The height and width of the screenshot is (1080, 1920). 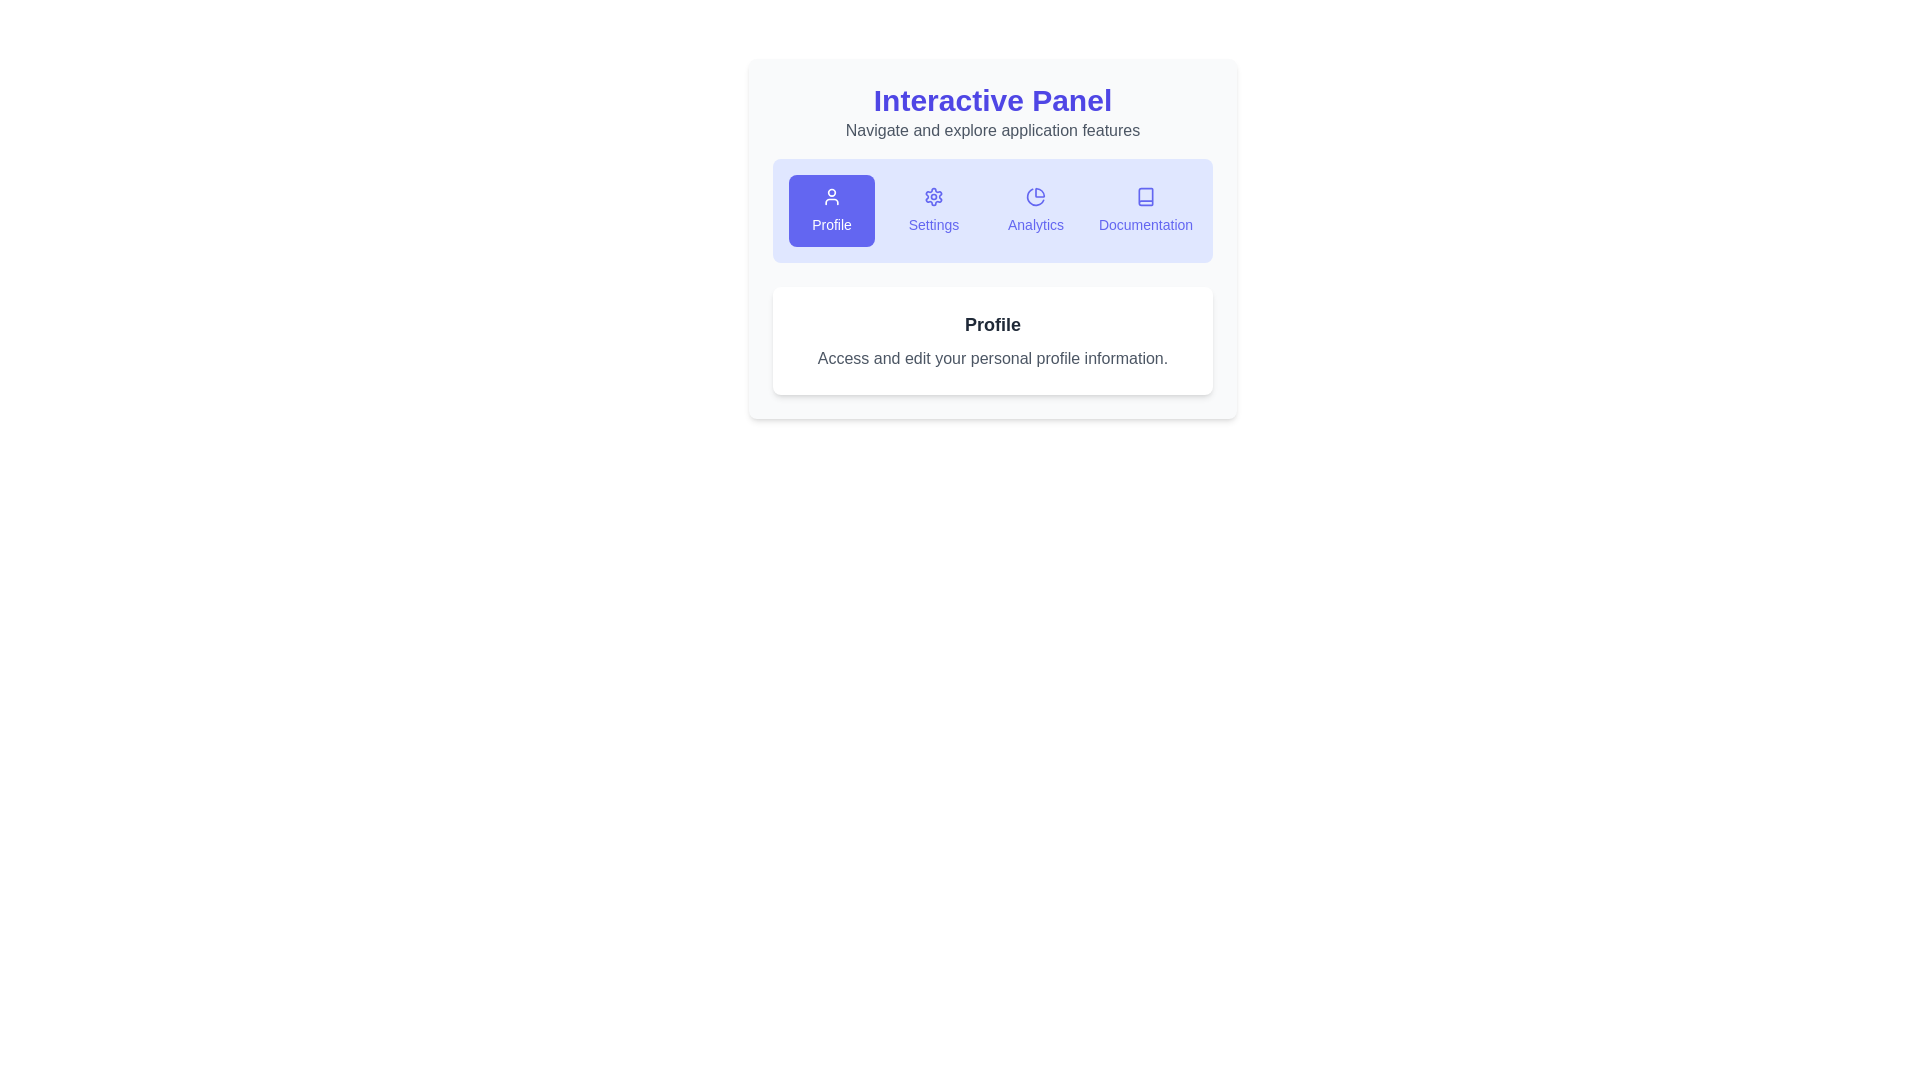 I want to click on the settings icon located in the navigation row, which is positioned to the right of the Profile icon and to the left of the Analytics icon, so click(x=933, y=196).